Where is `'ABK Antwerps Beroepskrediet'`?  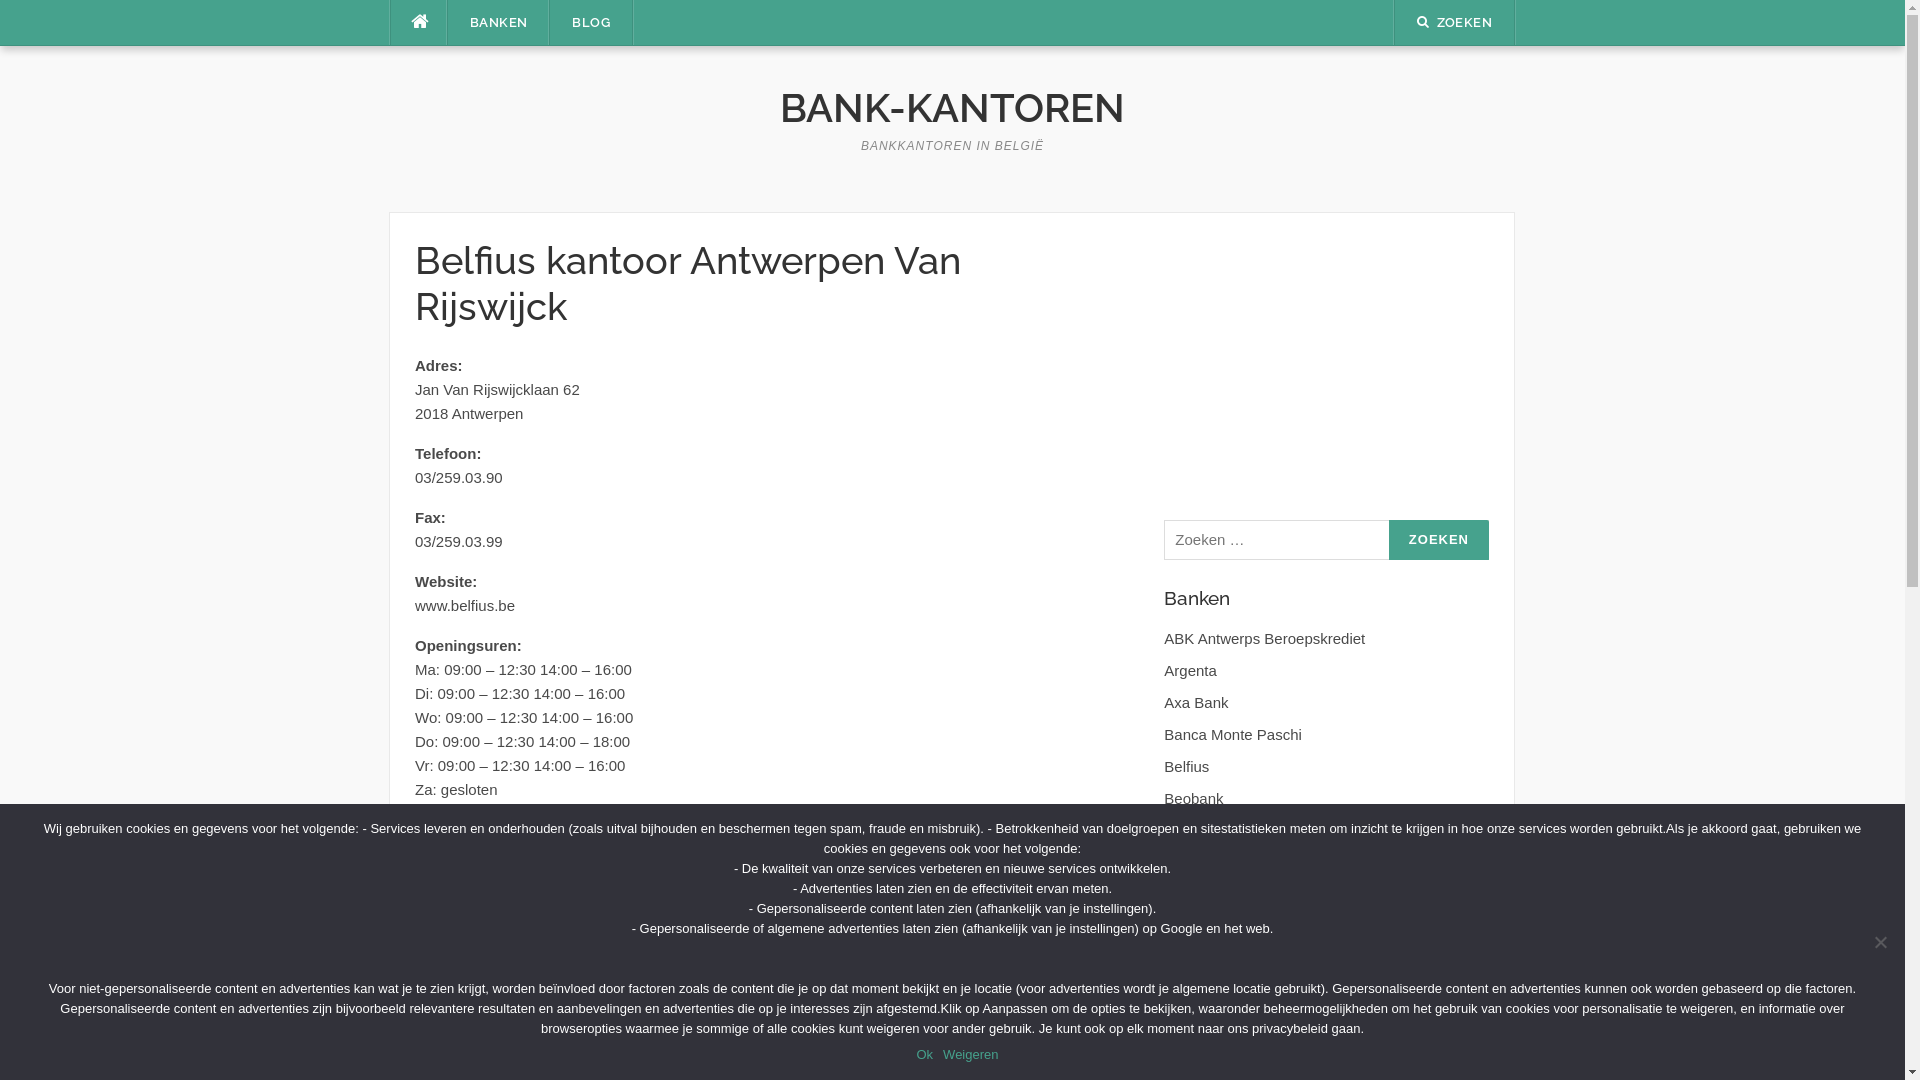 'ABK Antwerps Beroepskrediet' is located at coordinates (1163, 638).